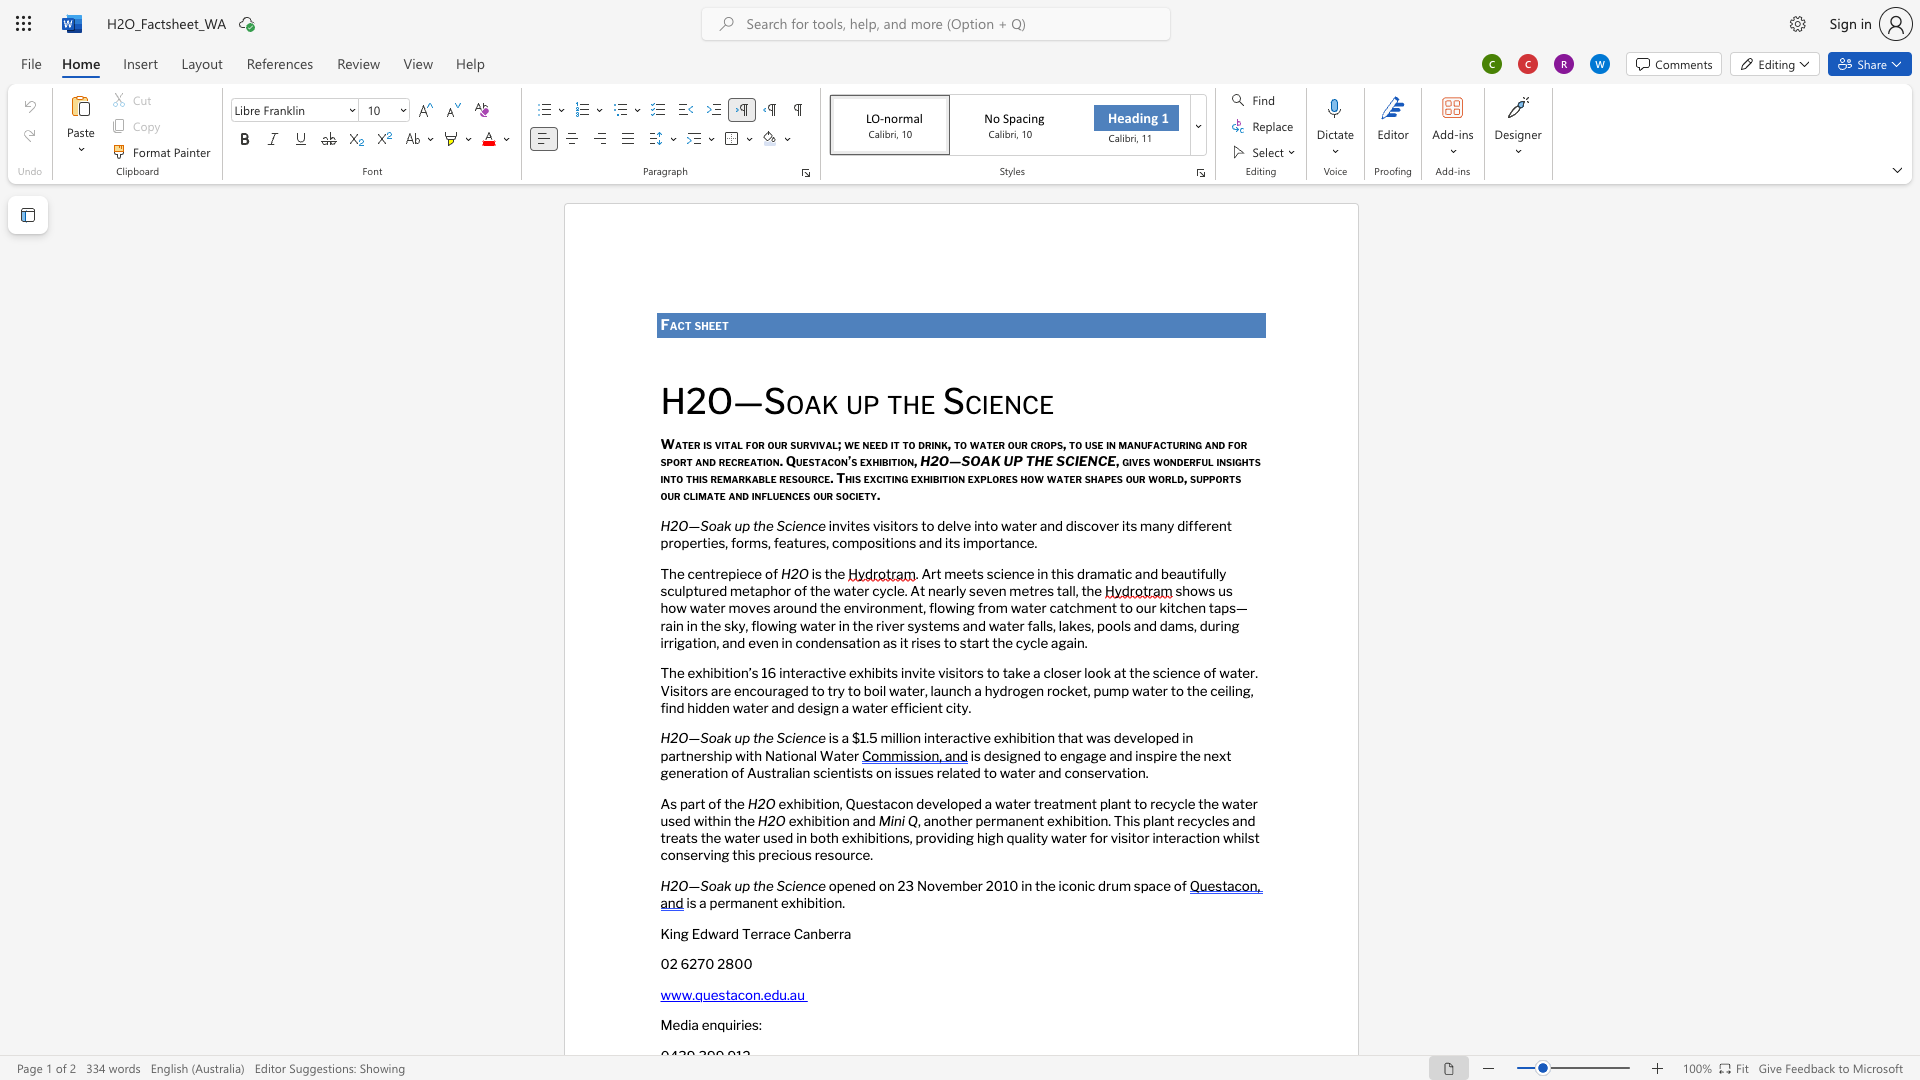  What do you see at coordinates (848, 884) in the screenshot?
I see `the 1th character "e" in the text` at bounding box center [848, 884].